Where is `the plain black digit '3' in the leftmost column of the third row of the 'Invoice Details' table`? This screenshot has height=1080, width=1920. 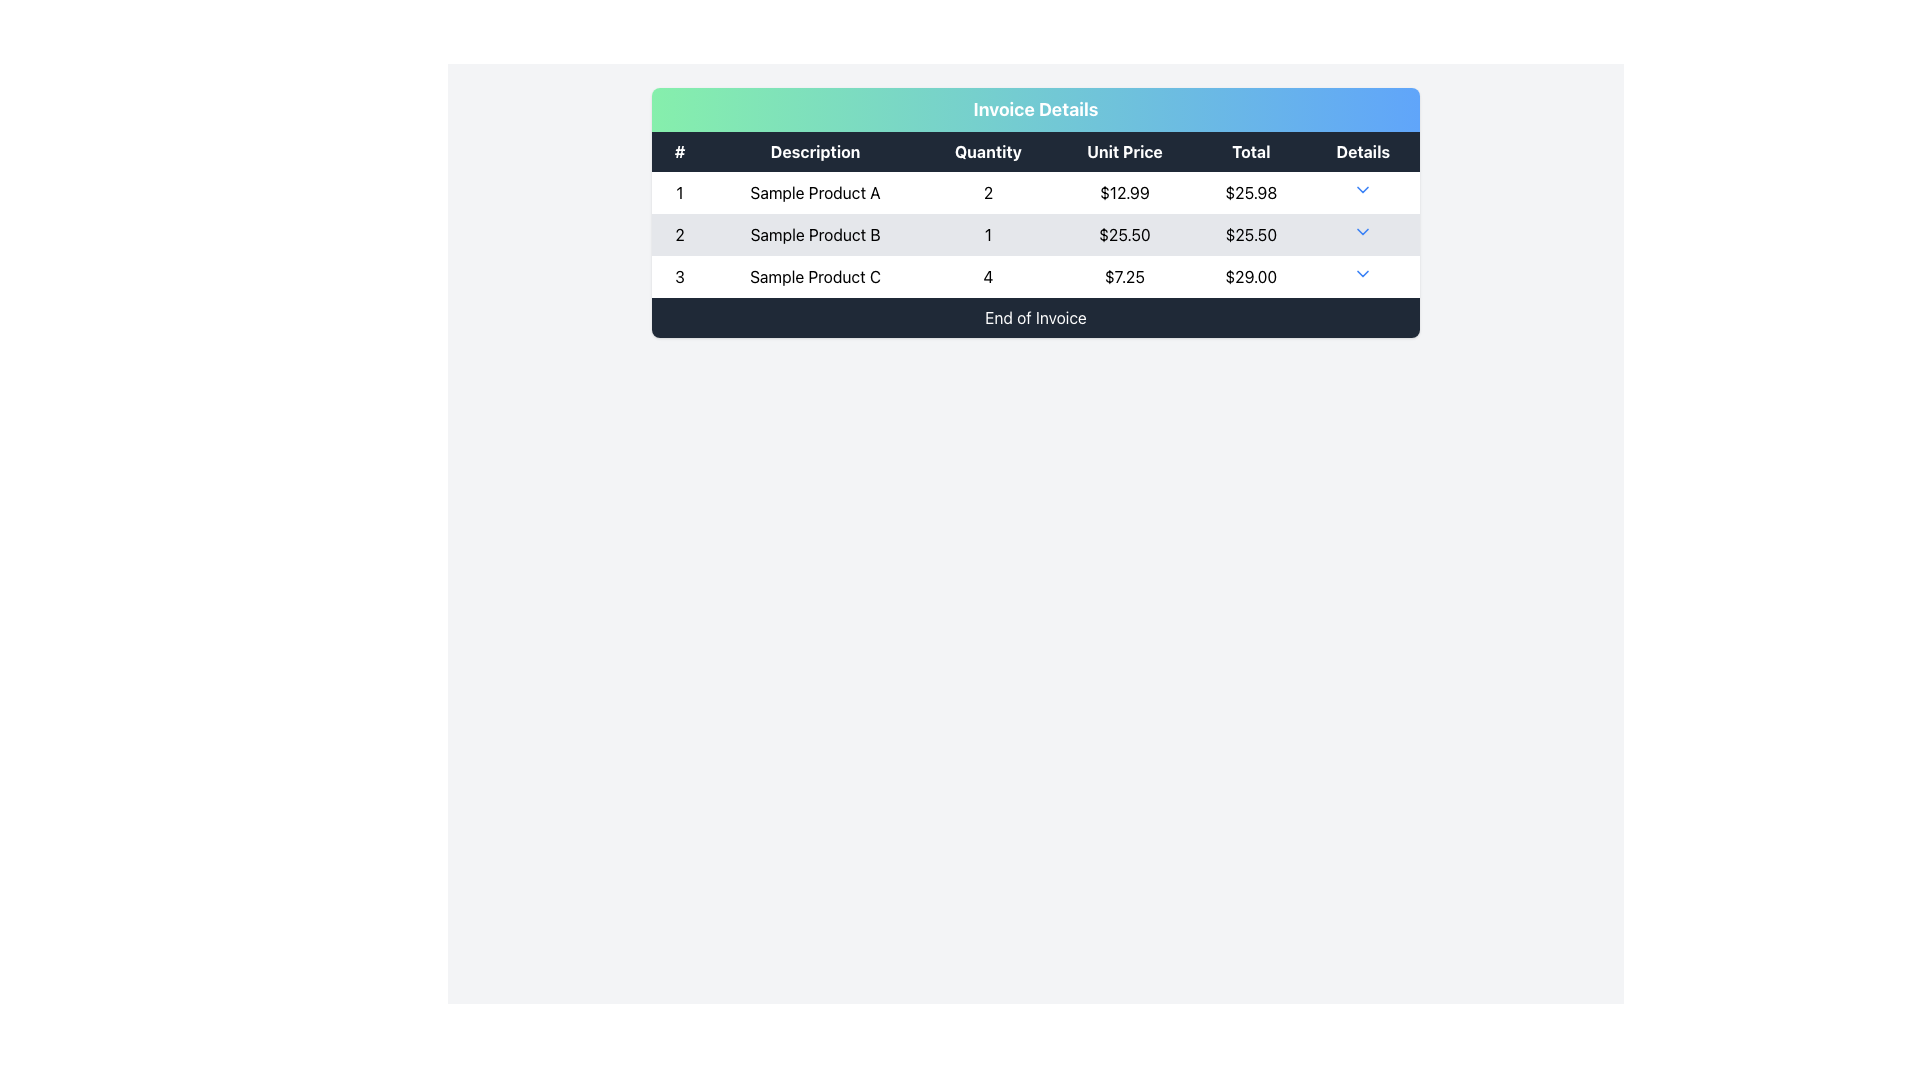 the plain black digit '3' in the leftmost column of the third row of the 'Invoice Details' table is located at coordinates (680, 277).